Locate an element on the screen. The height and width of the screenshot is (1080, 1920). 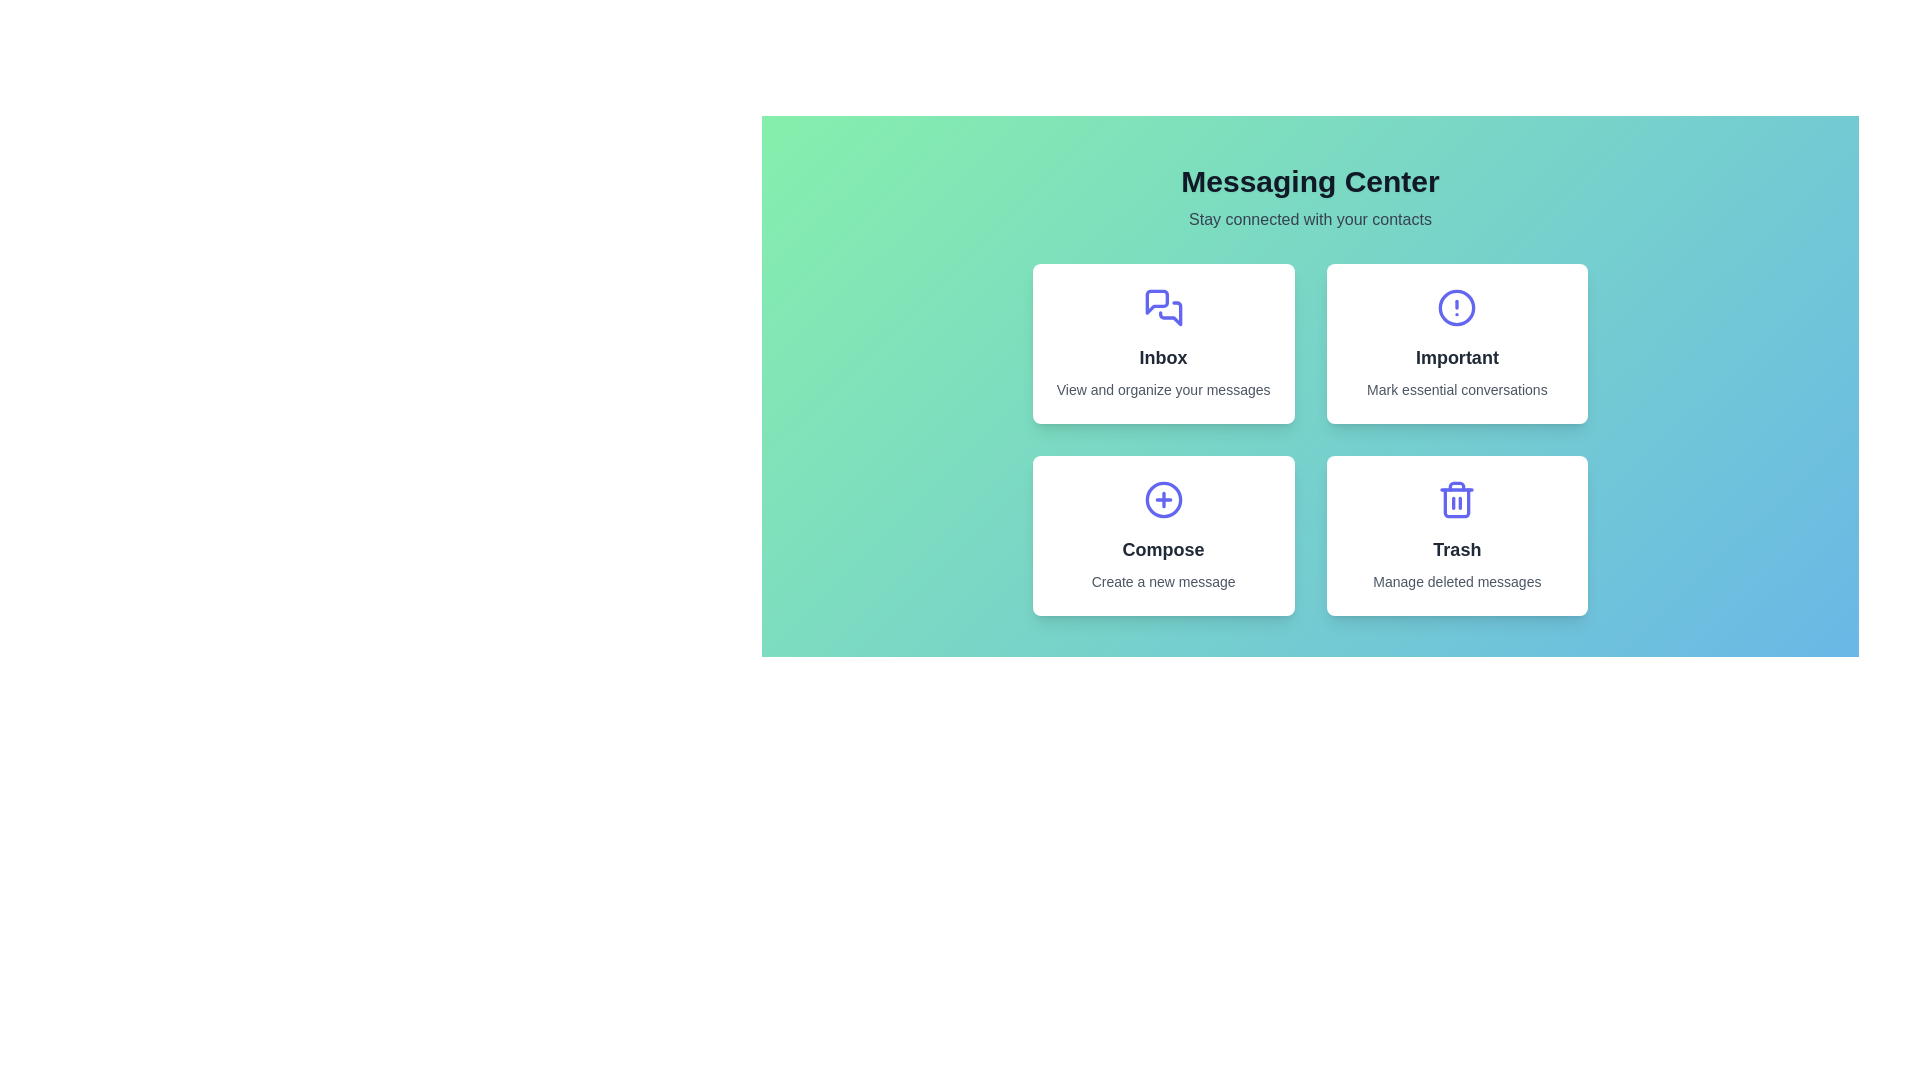
the text label that provides additional explanatory information for the 'Inbox' section, specifically the text 'View and organize your messages' is located at coordinates (1163, 389).